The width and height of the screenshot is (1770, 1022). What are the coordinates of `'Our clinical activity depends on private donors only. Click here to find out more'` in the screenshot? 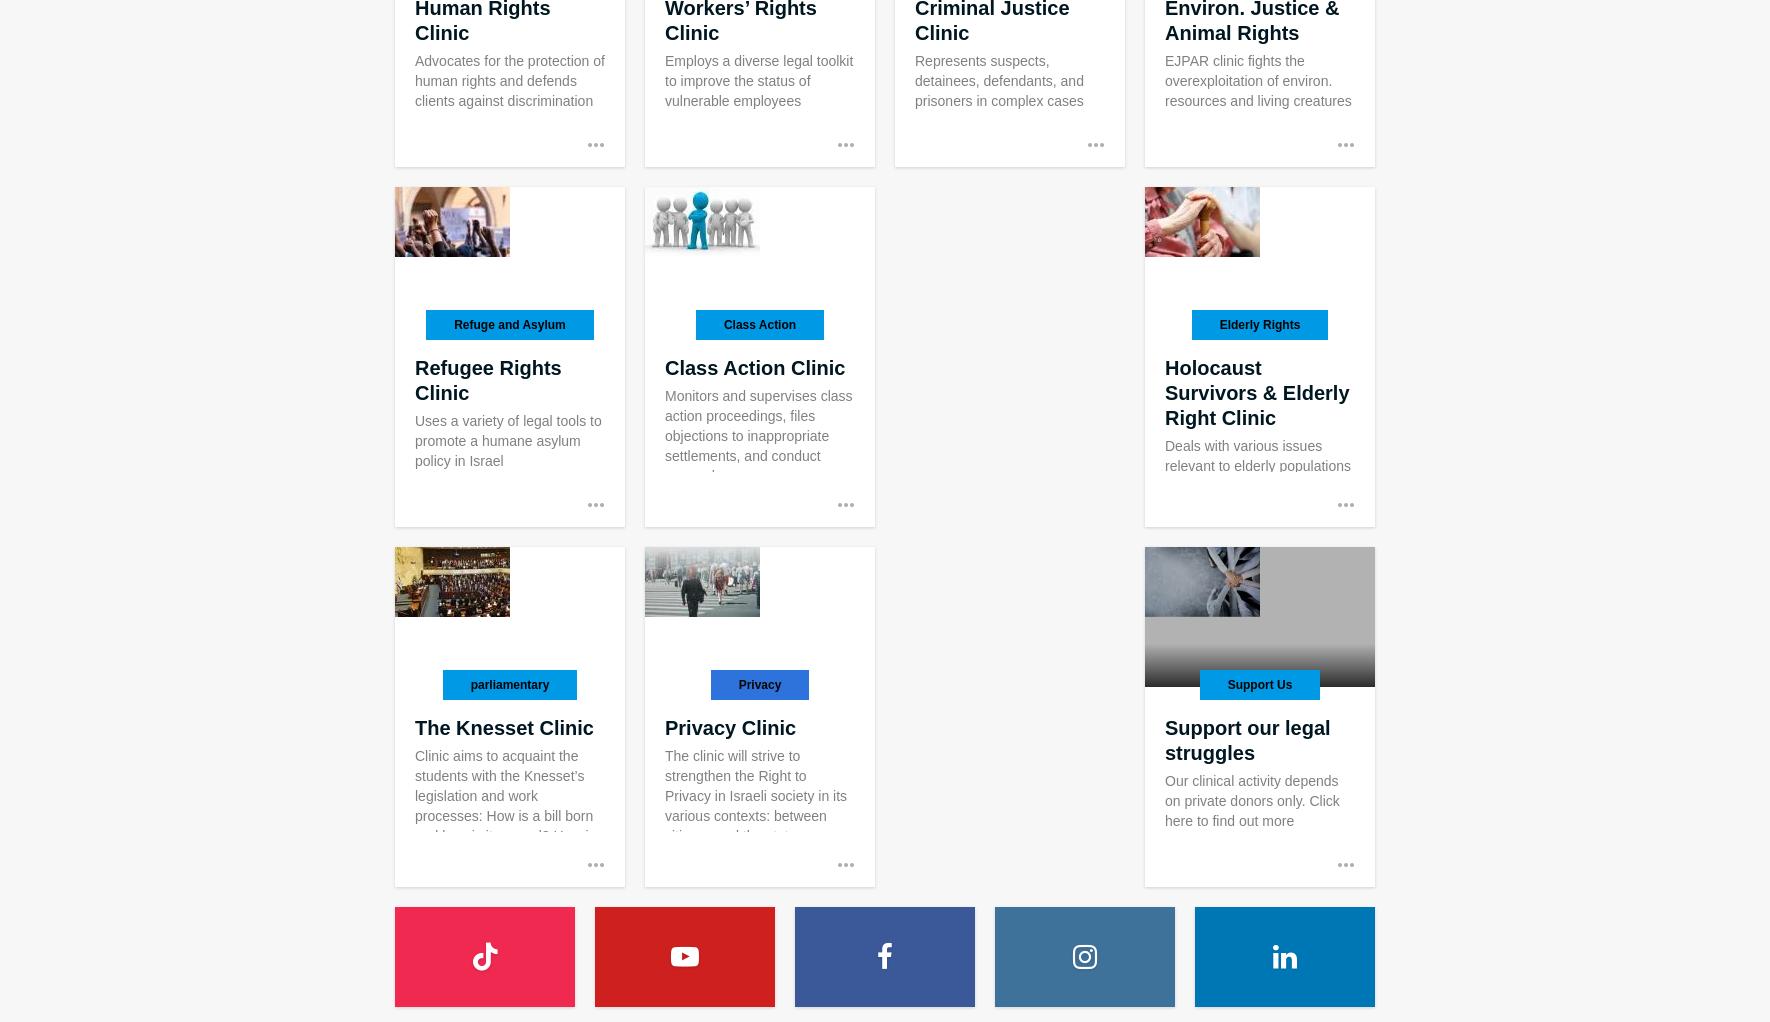 It's located at (1250, 801).